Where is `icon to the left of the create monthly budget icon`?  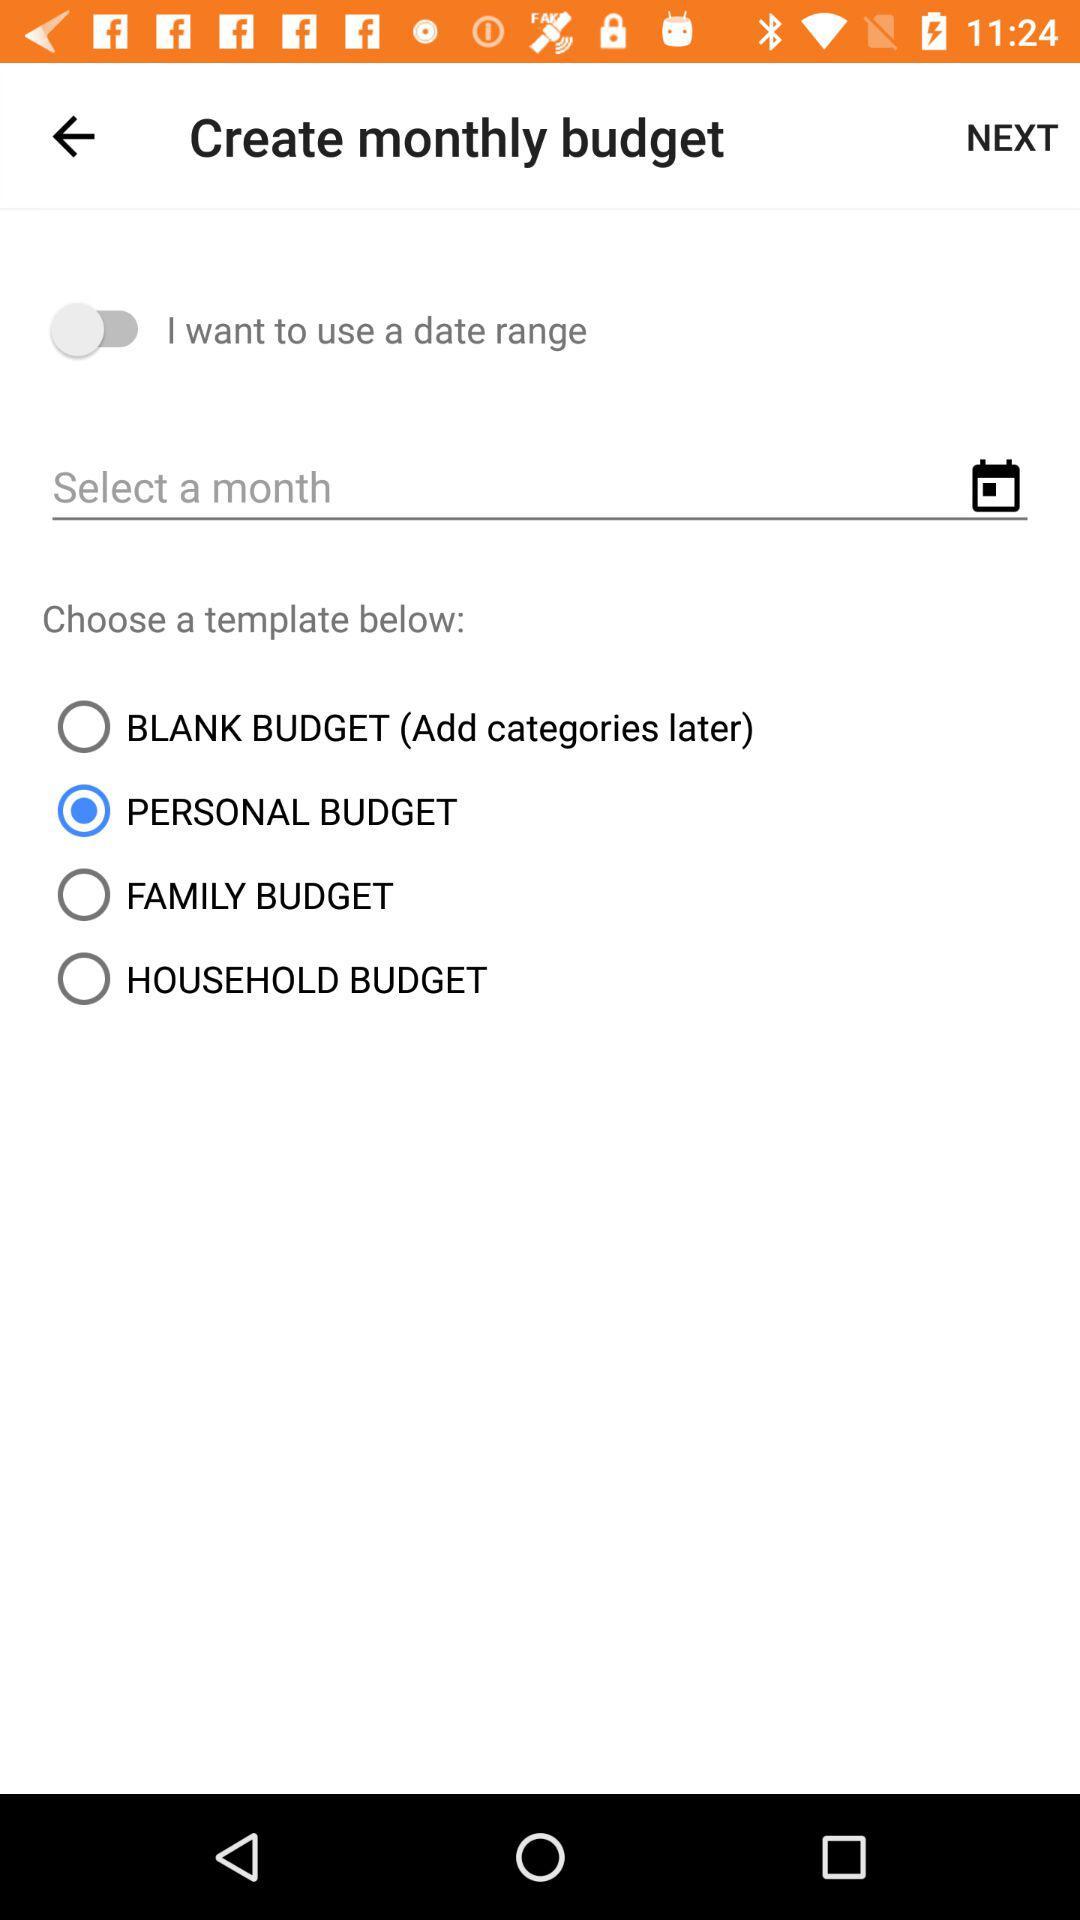 icon to the left of the create monthly budget icon is located at coordinates (72, 135).